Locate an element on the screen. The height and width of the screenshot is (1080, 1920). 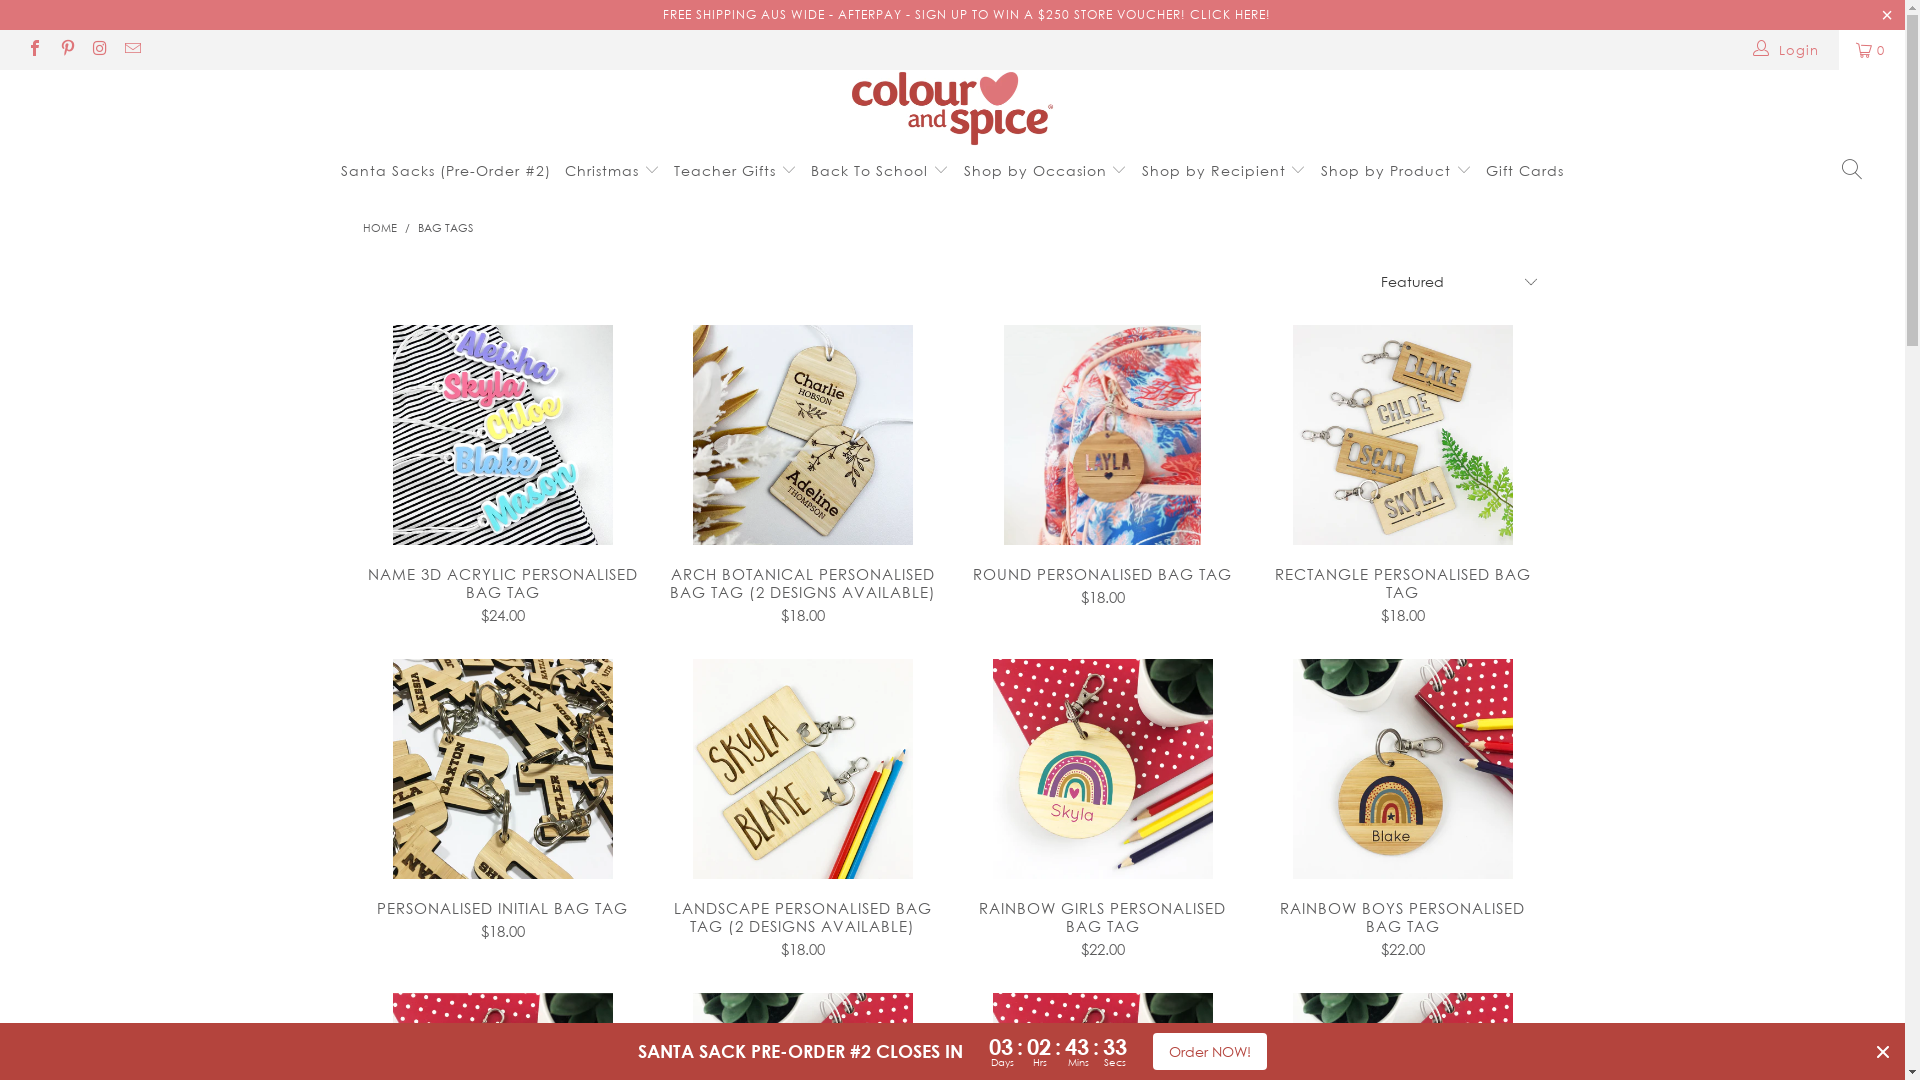
'Login' is located at coordinates (1786, 49).